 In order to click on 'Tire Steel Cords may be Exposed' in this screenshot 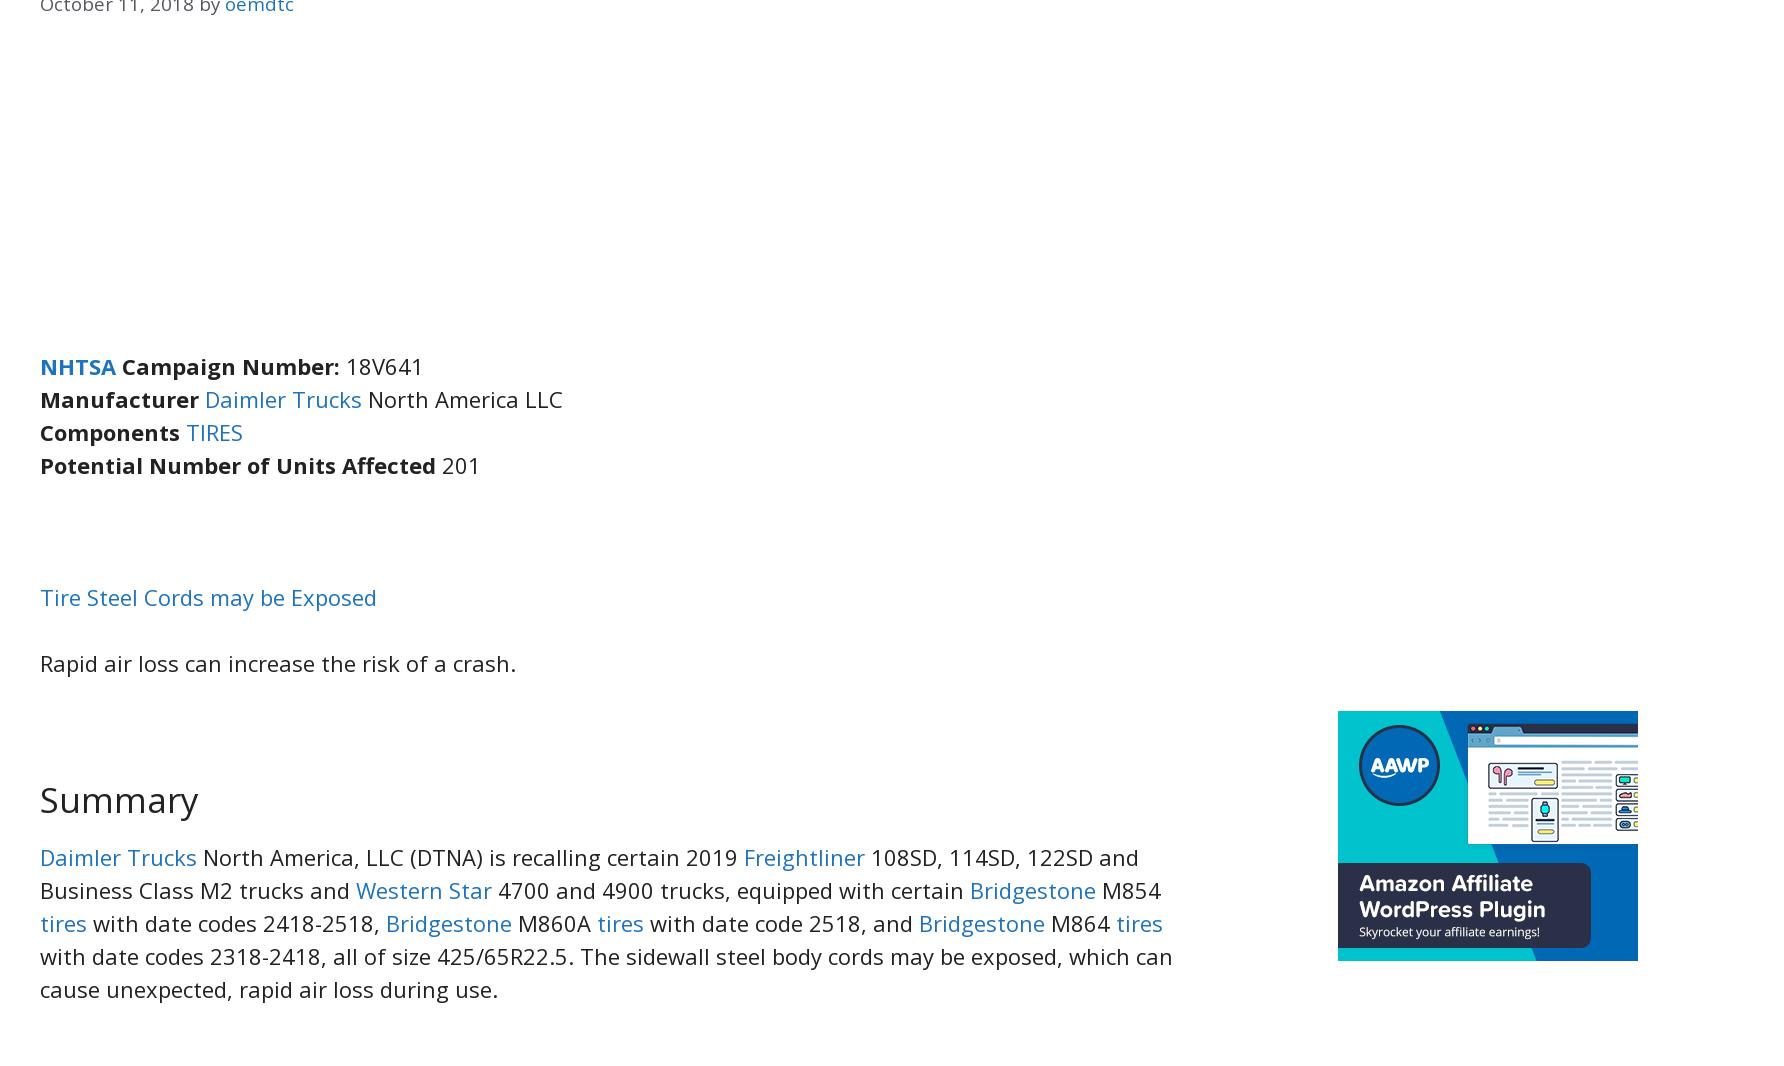, I will do `click(207, 595)`.